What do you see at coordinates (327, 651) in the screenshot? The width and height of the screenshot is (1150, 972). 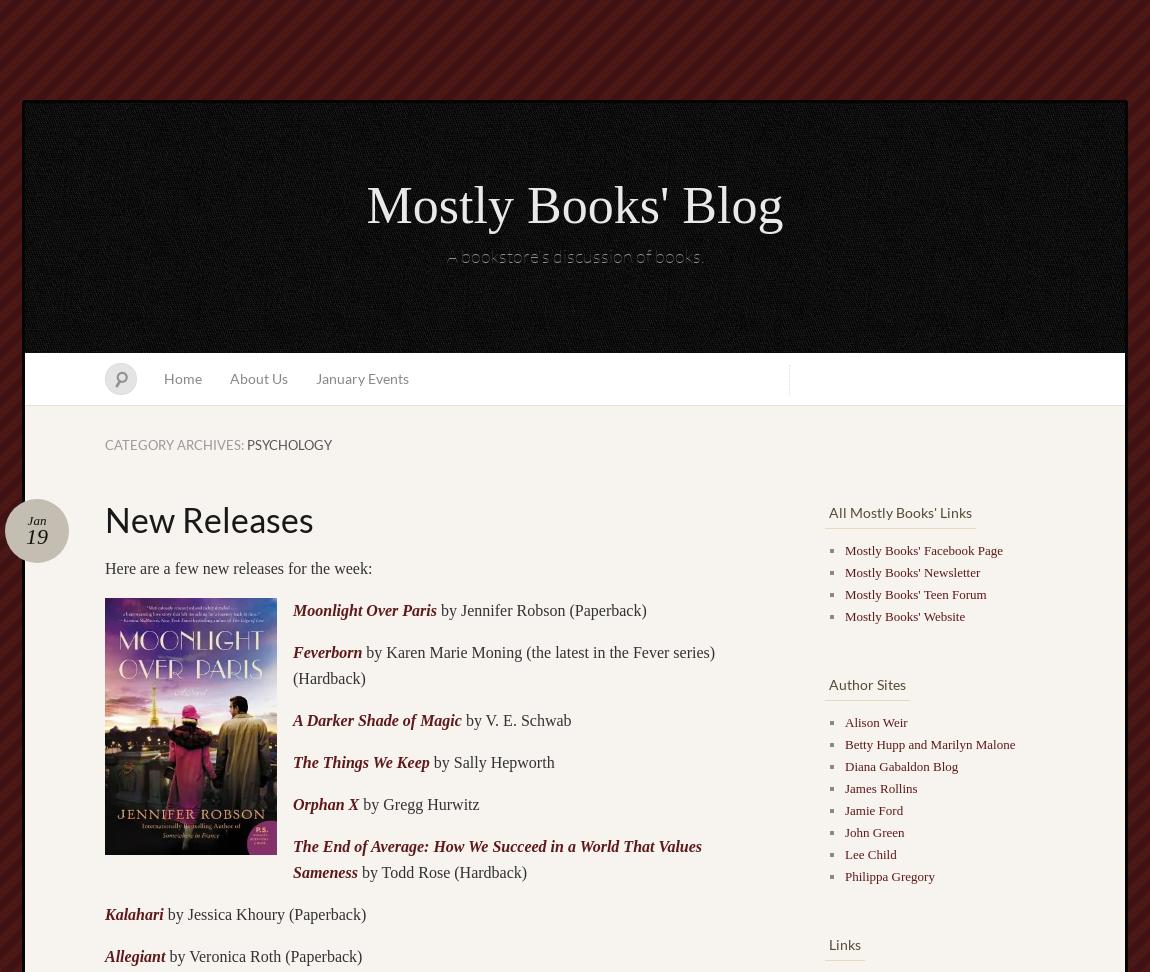 I see `'Feverborn'` at bounding box center [327, 651].